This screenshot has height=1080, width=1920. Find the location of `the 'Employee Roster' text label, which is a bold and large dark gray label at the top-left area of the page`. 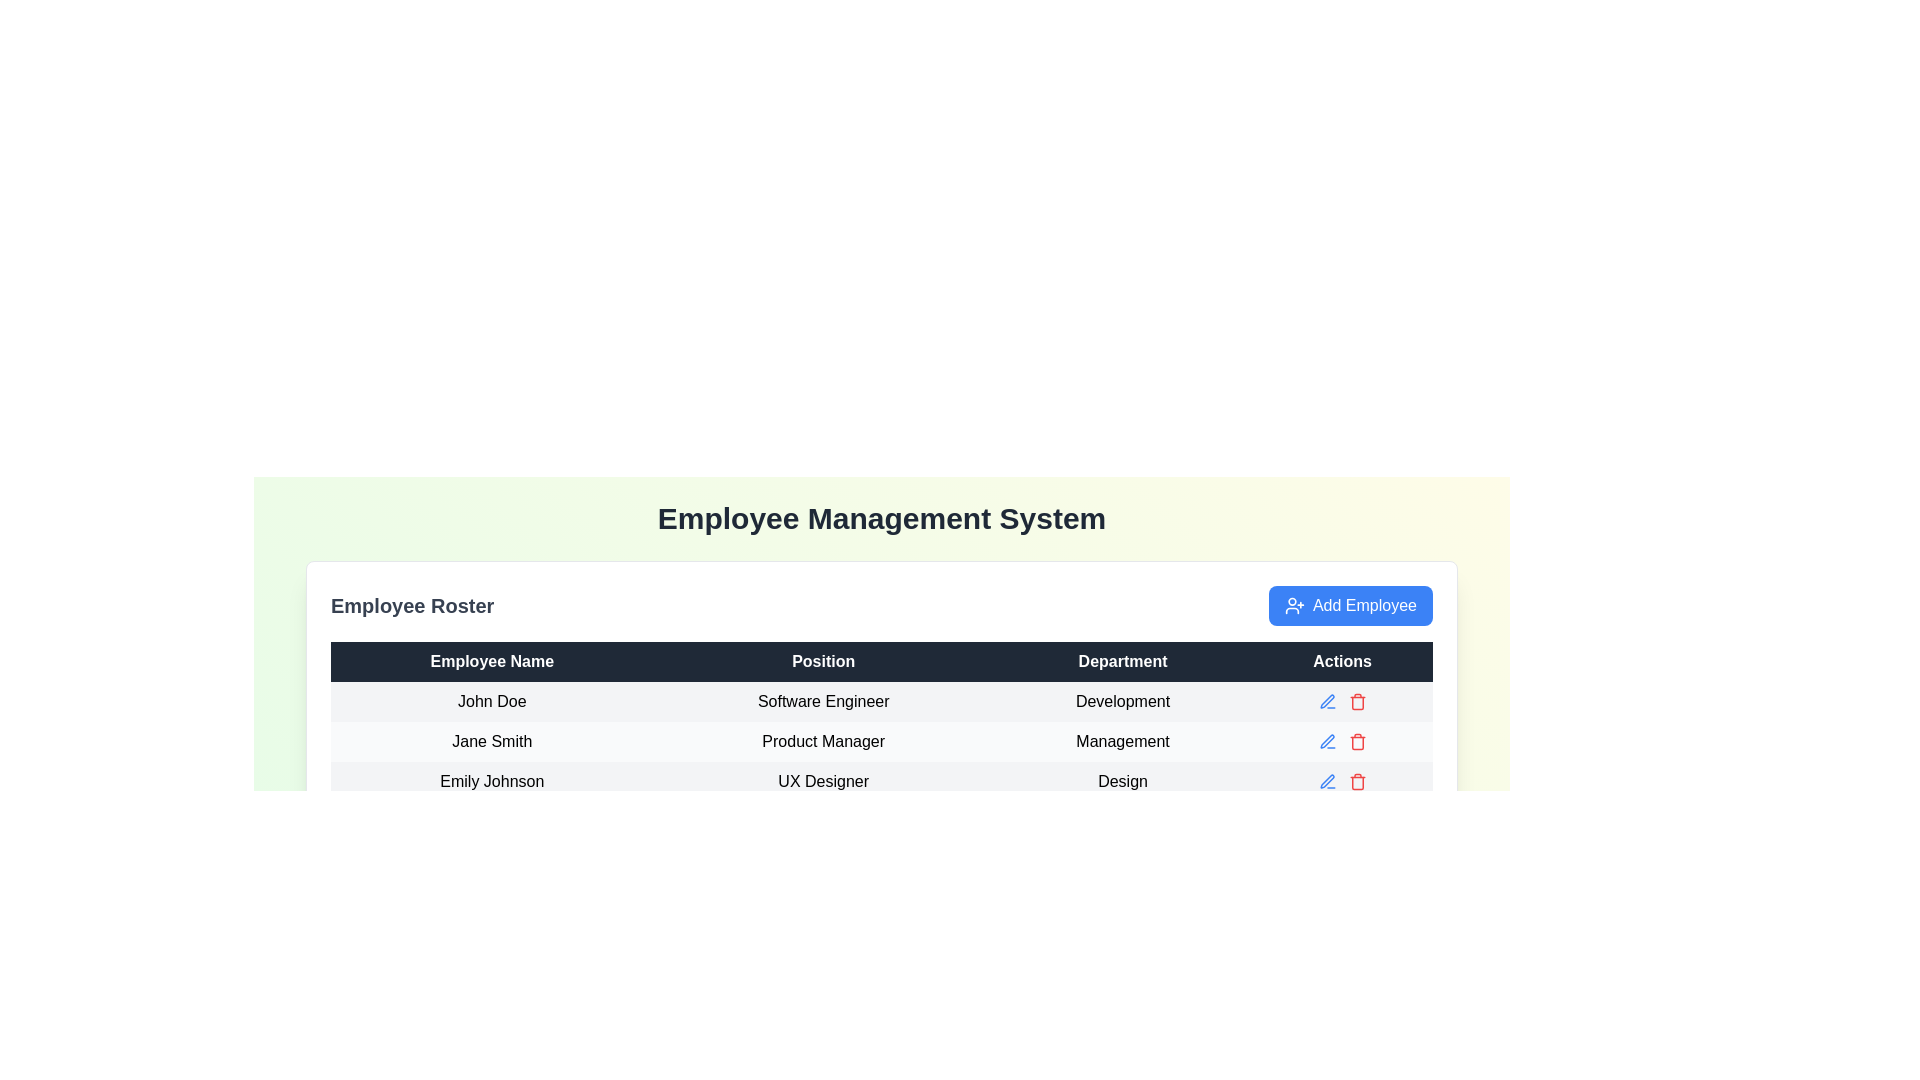

the 'Employee Roster' text label, which is a bold and large dark gray label at the top-left area of the page is located at coordinates (411, 604).